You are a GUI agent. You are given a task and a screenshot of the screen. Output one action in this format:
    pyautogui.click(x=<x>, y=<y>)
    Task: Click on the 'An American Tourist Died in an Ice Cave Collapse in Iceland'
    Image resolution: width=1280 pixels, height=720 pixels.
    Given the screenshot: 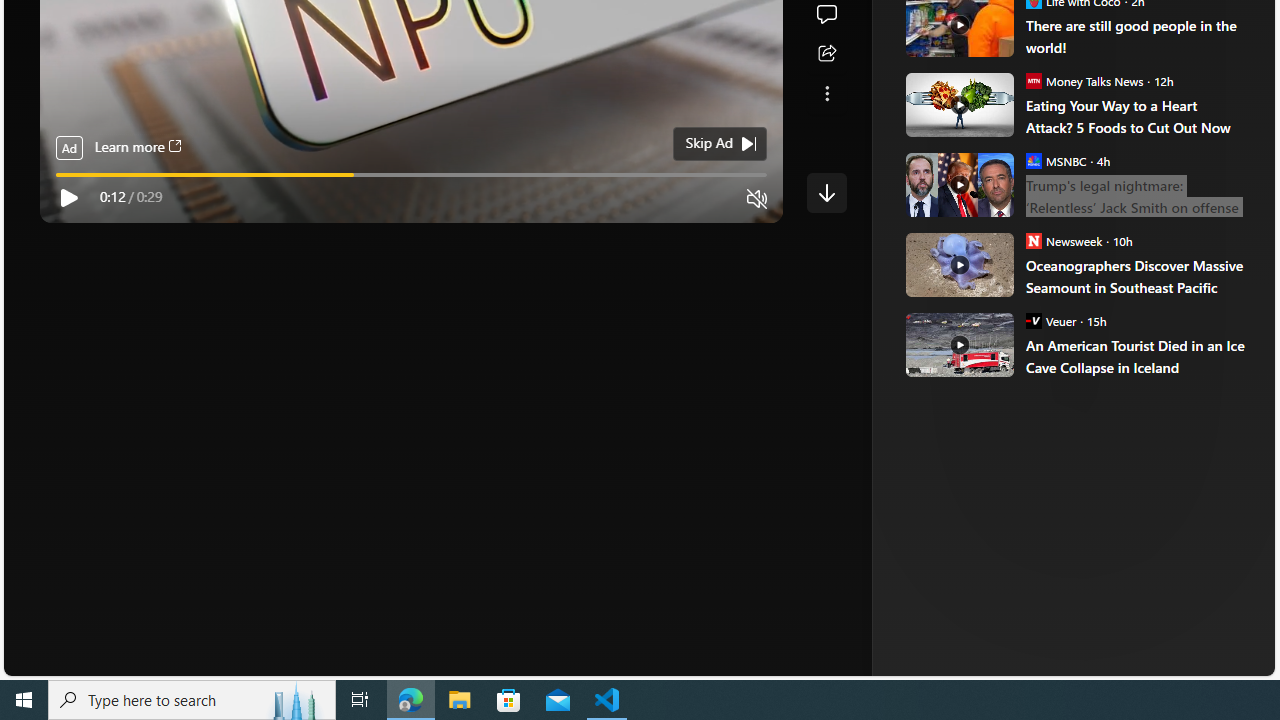 What is the action you would take?
    pyautogui.click(x=1136, y=355)
    